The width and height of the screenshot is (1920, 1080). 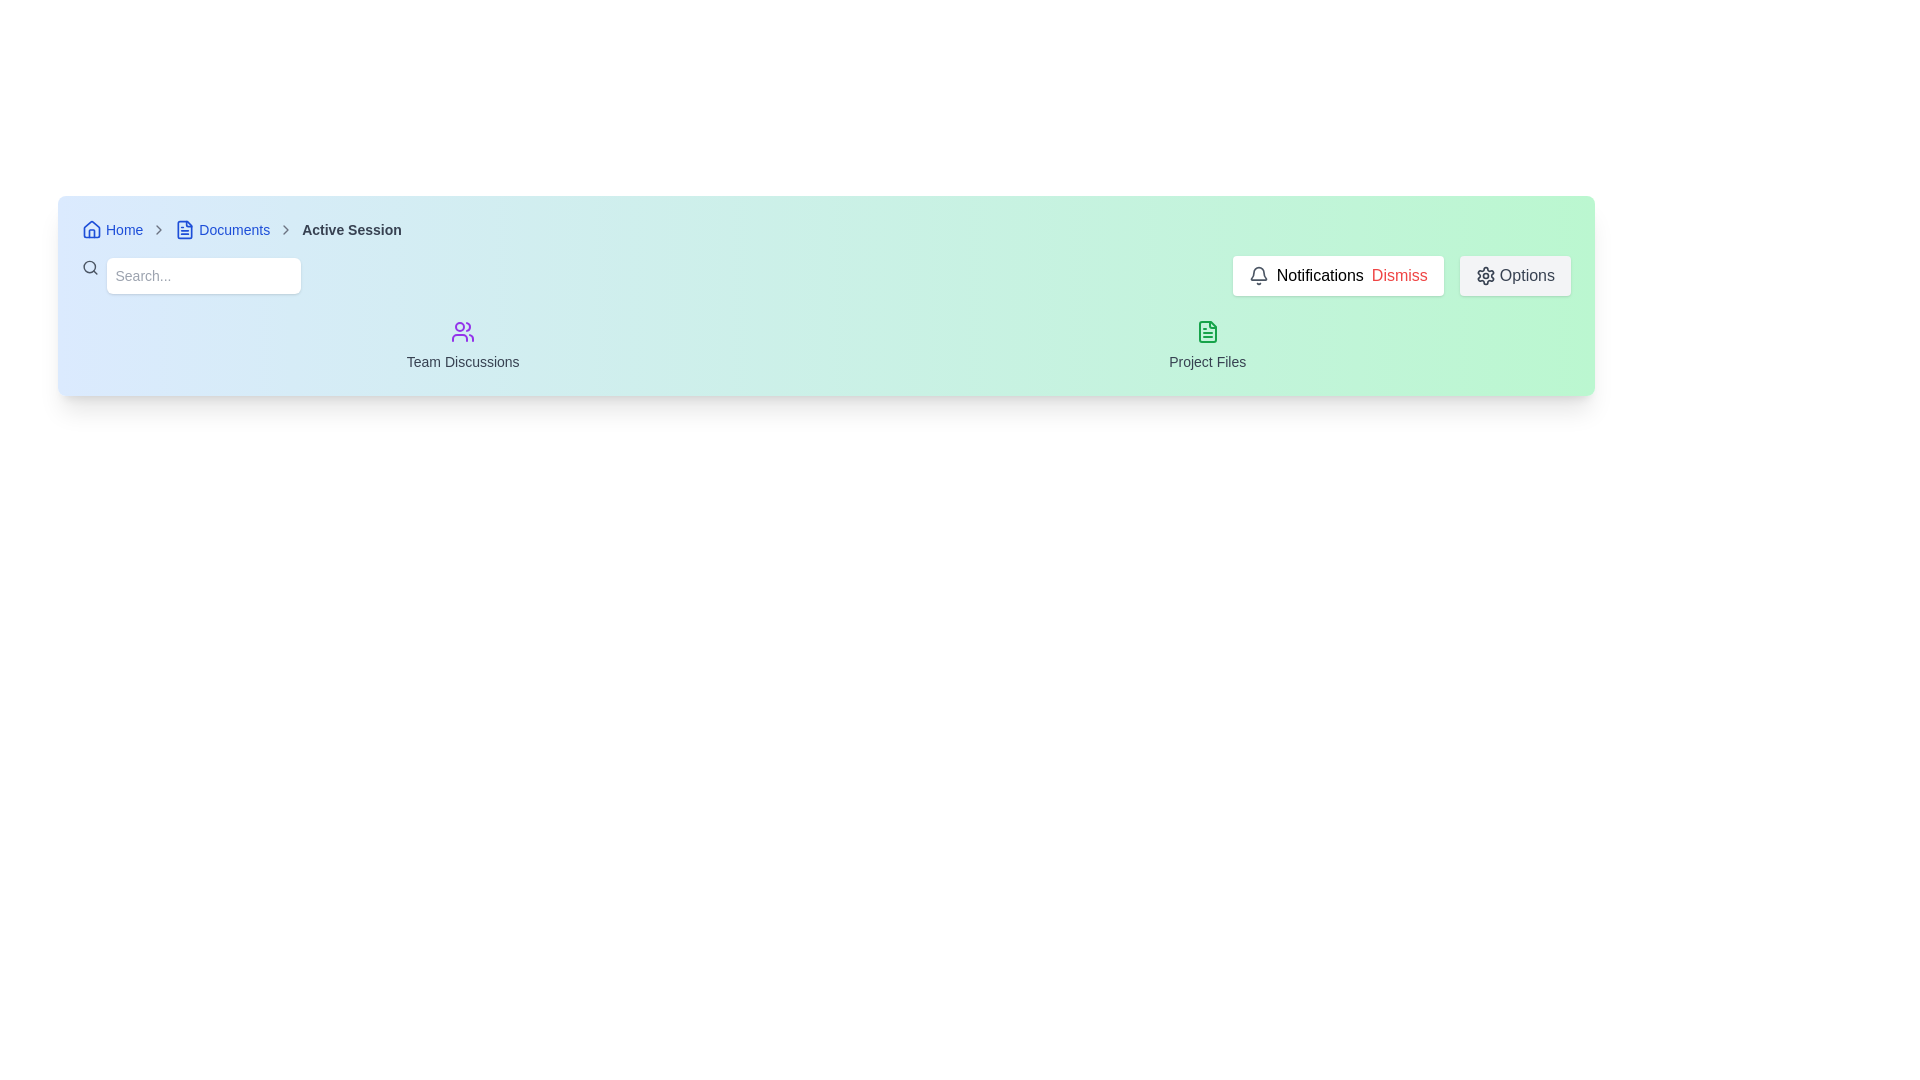 What do you see at coordinates (89, 266) in the screenshot?
I see `the search icon, which is a gray magnifying glass located to the left of the 'Search...' input field, to initiate a search` at bounding box center [89, 266].